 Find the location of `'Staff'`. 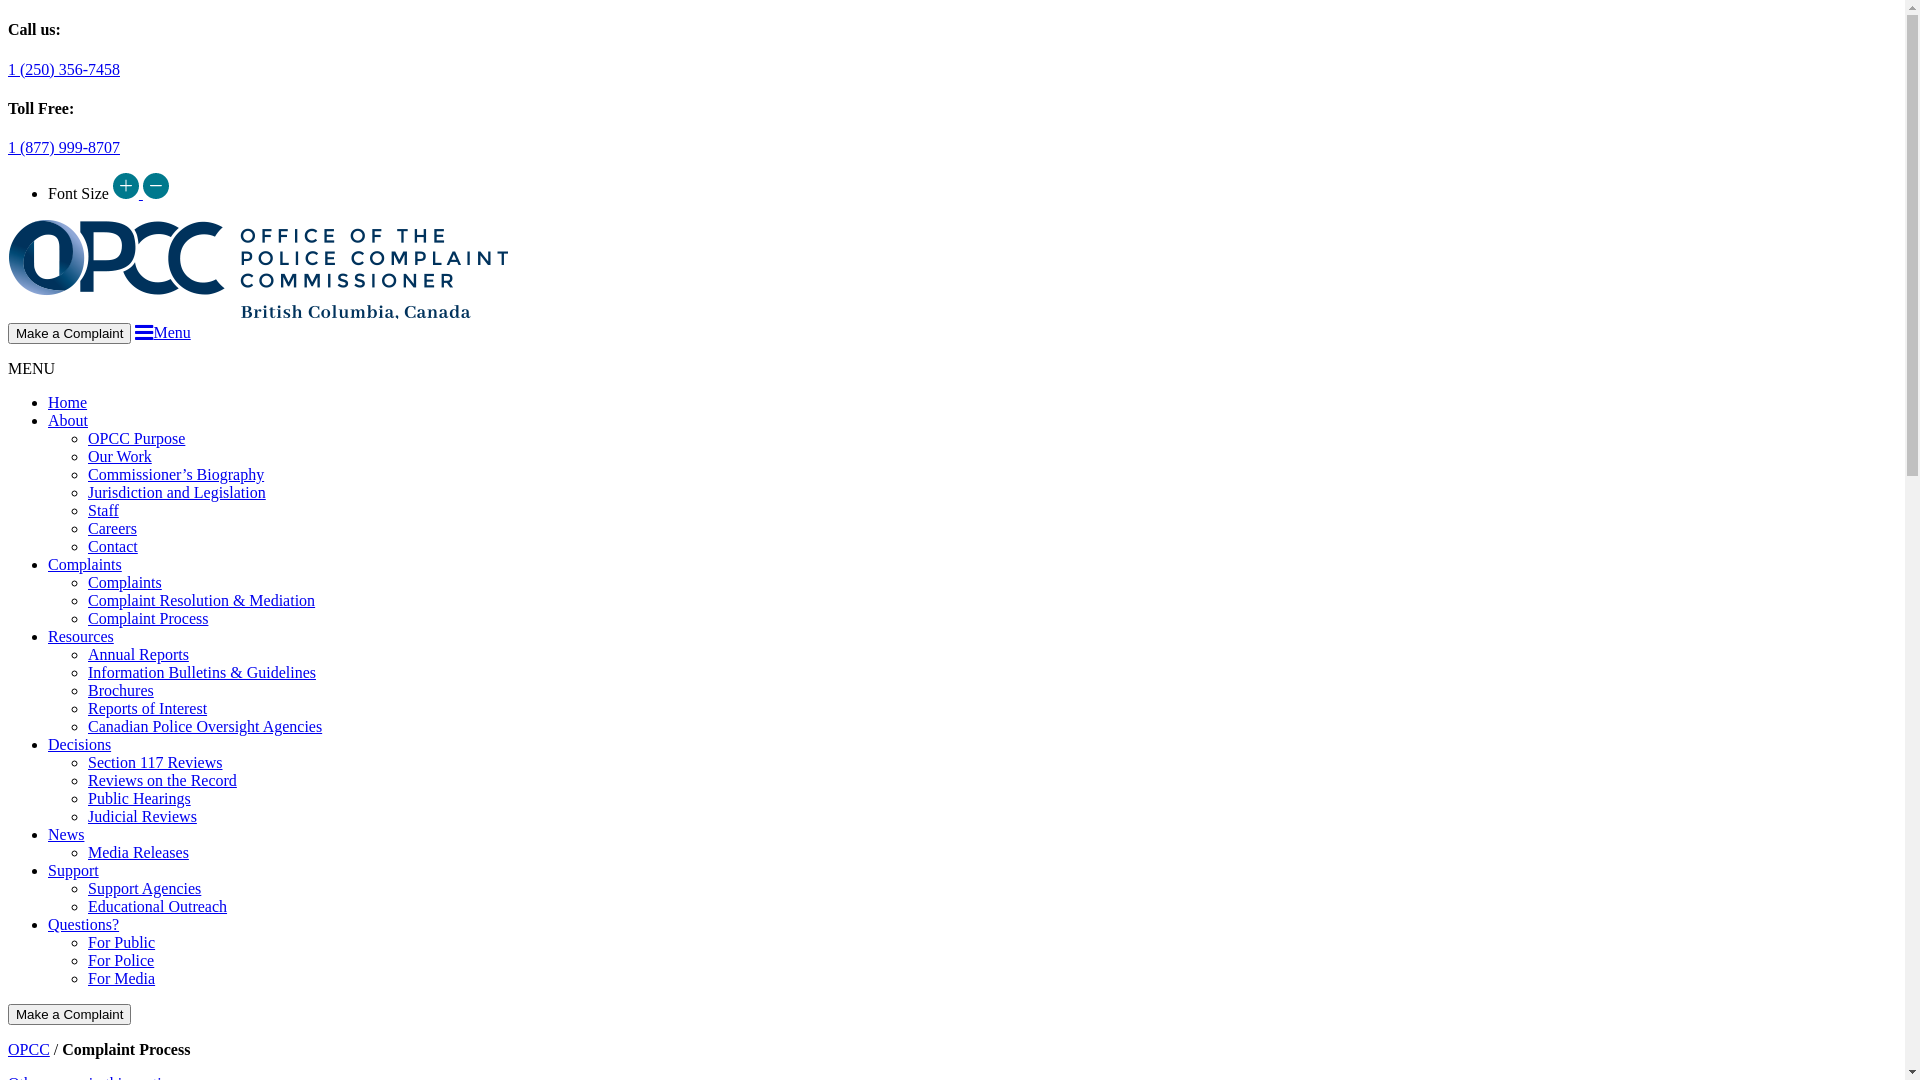

'Staff' is located at coordinates (102, 509).